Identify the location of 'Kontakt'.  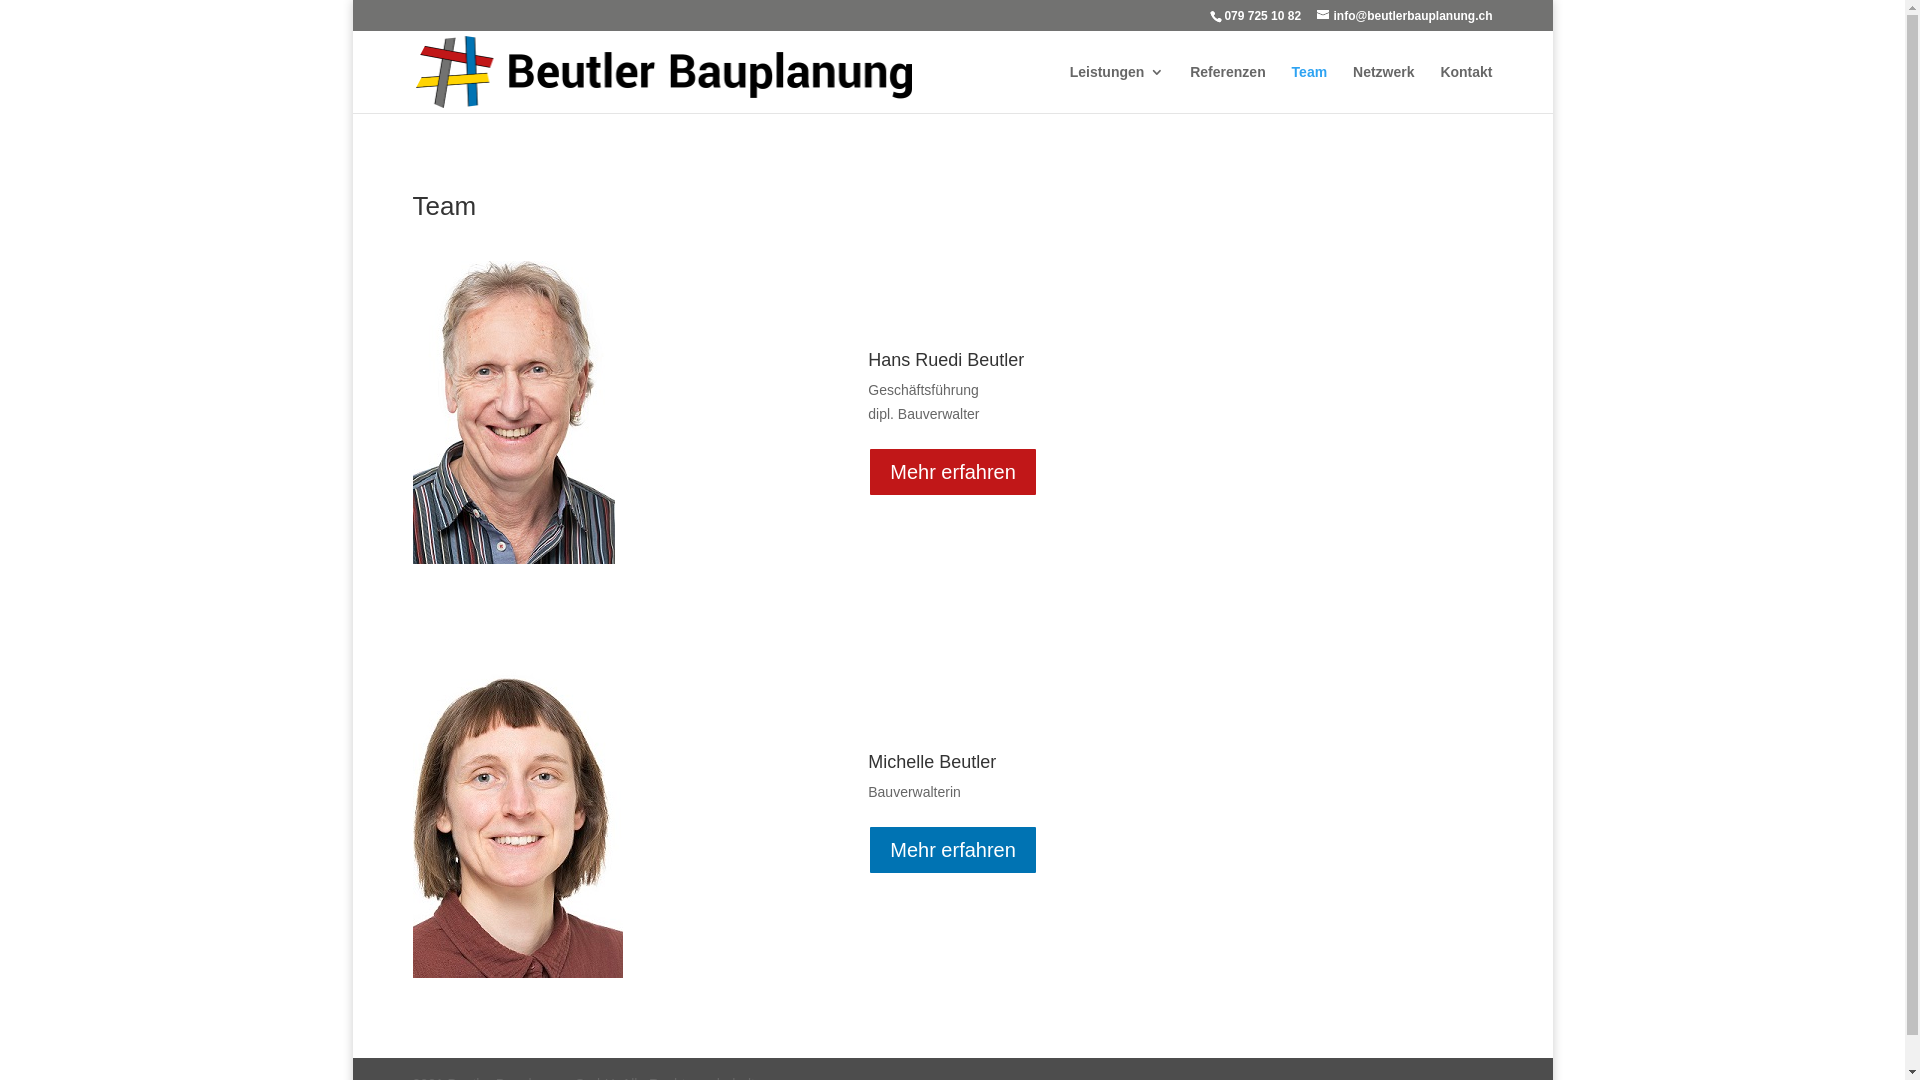
(1465, 87).